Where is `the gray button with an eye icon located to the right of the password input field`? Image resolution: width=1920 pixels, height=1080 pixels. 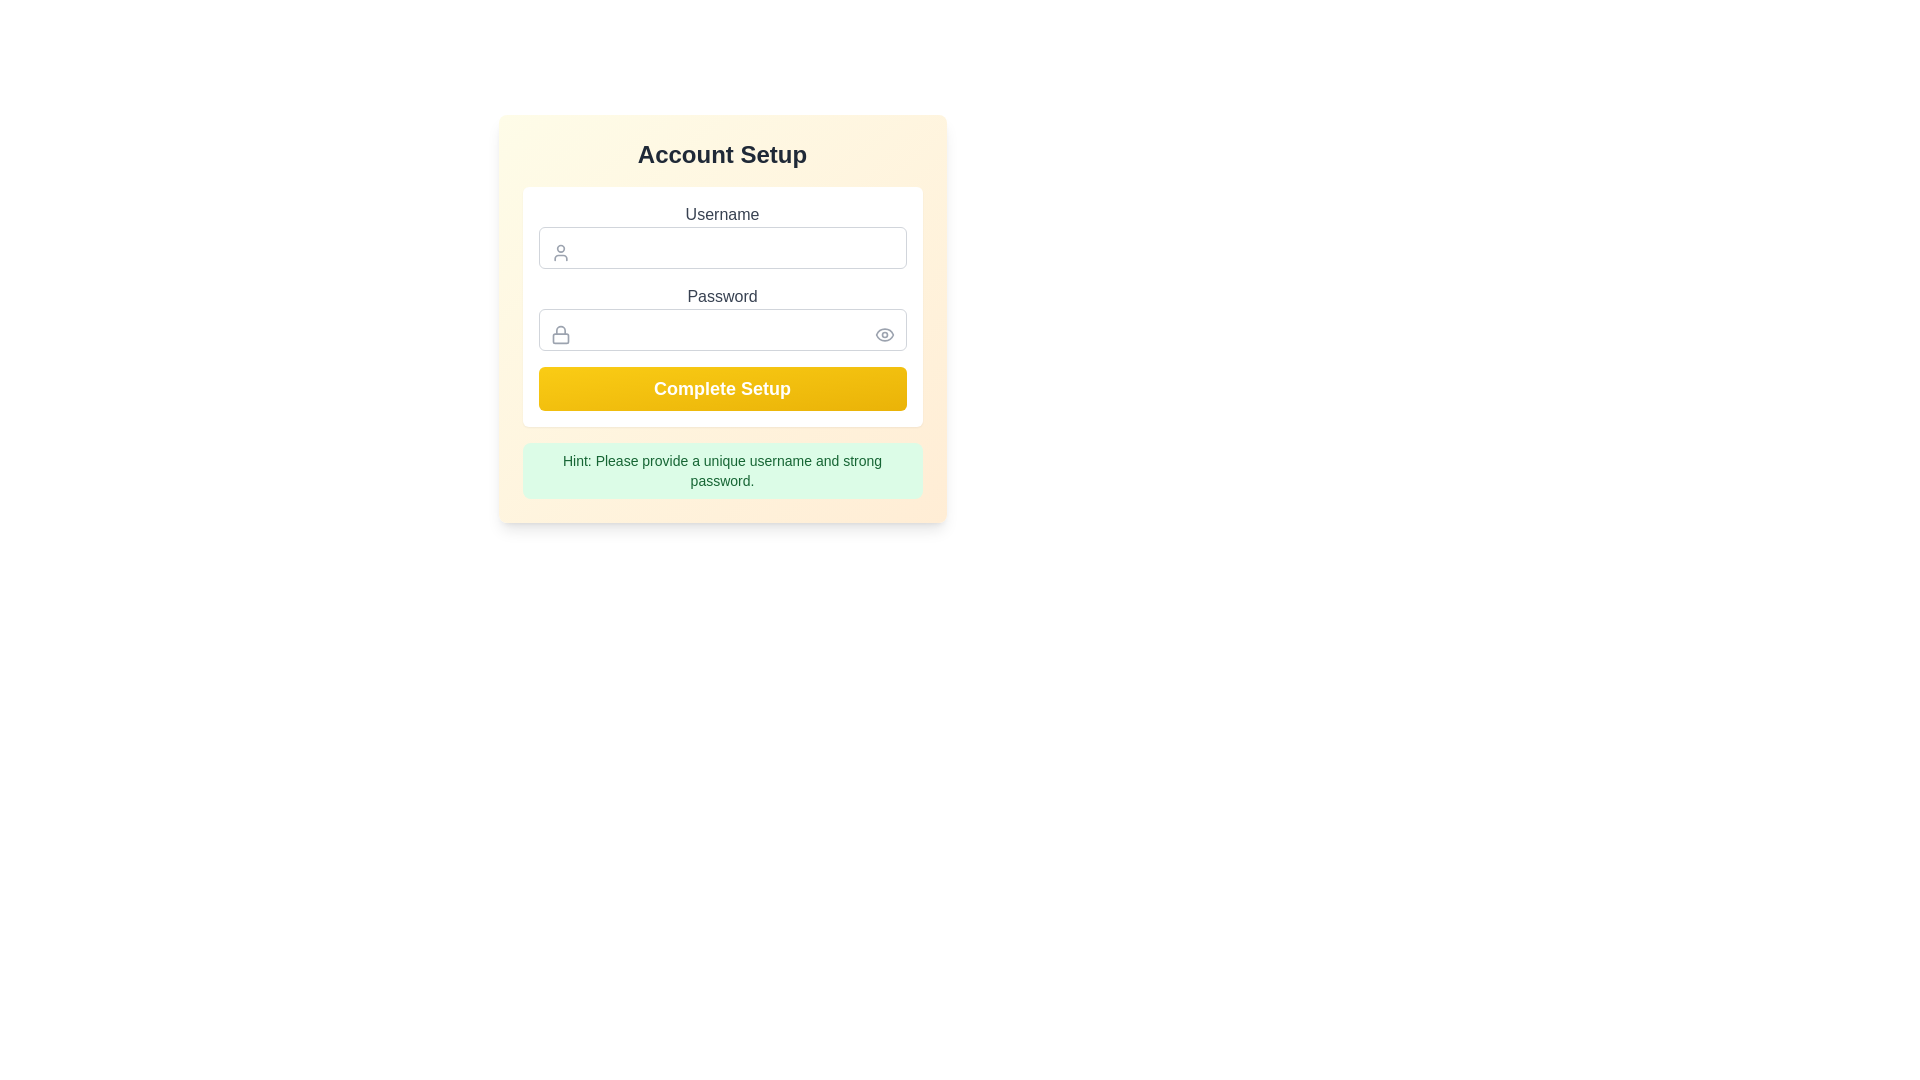
the gray button with an eye icon located to the right of the password input field is located at coordinates (883, 334).